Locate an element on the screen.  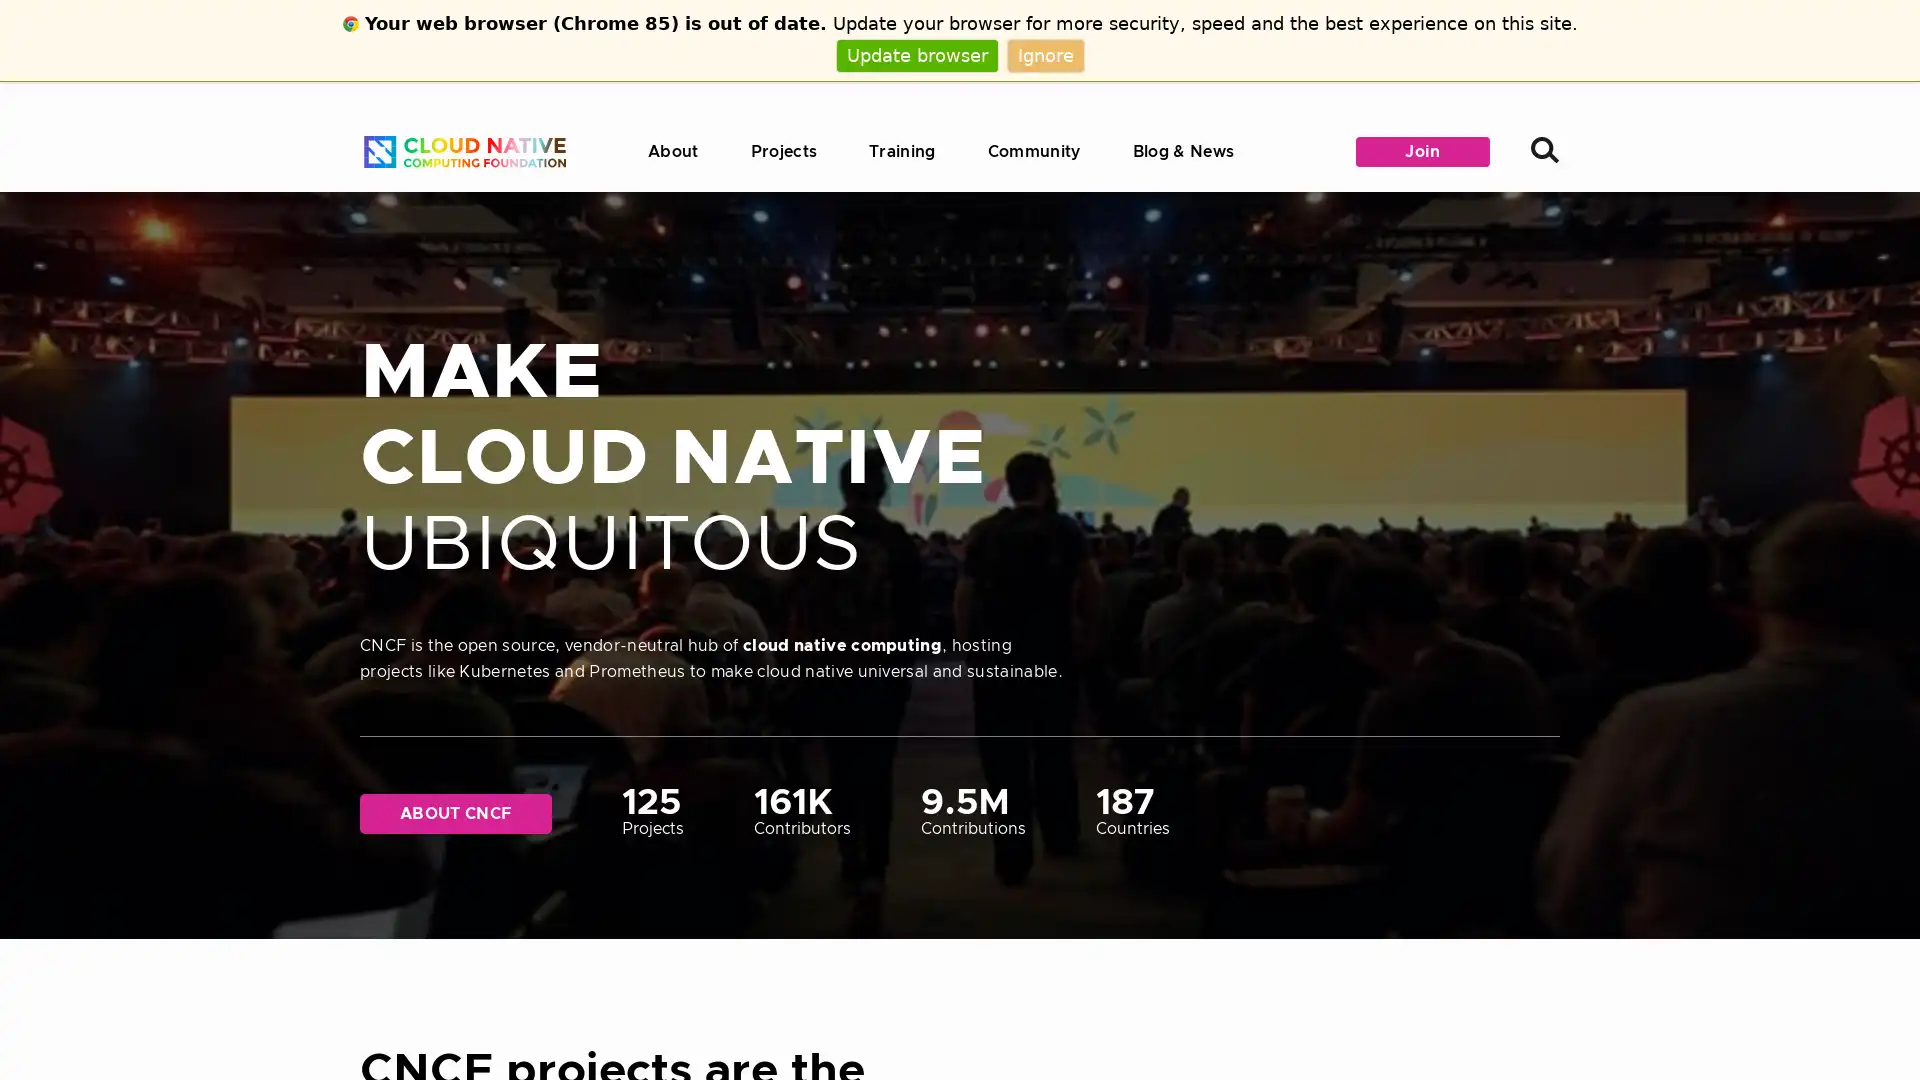
Ignore is located at coordinates (1044, 54).